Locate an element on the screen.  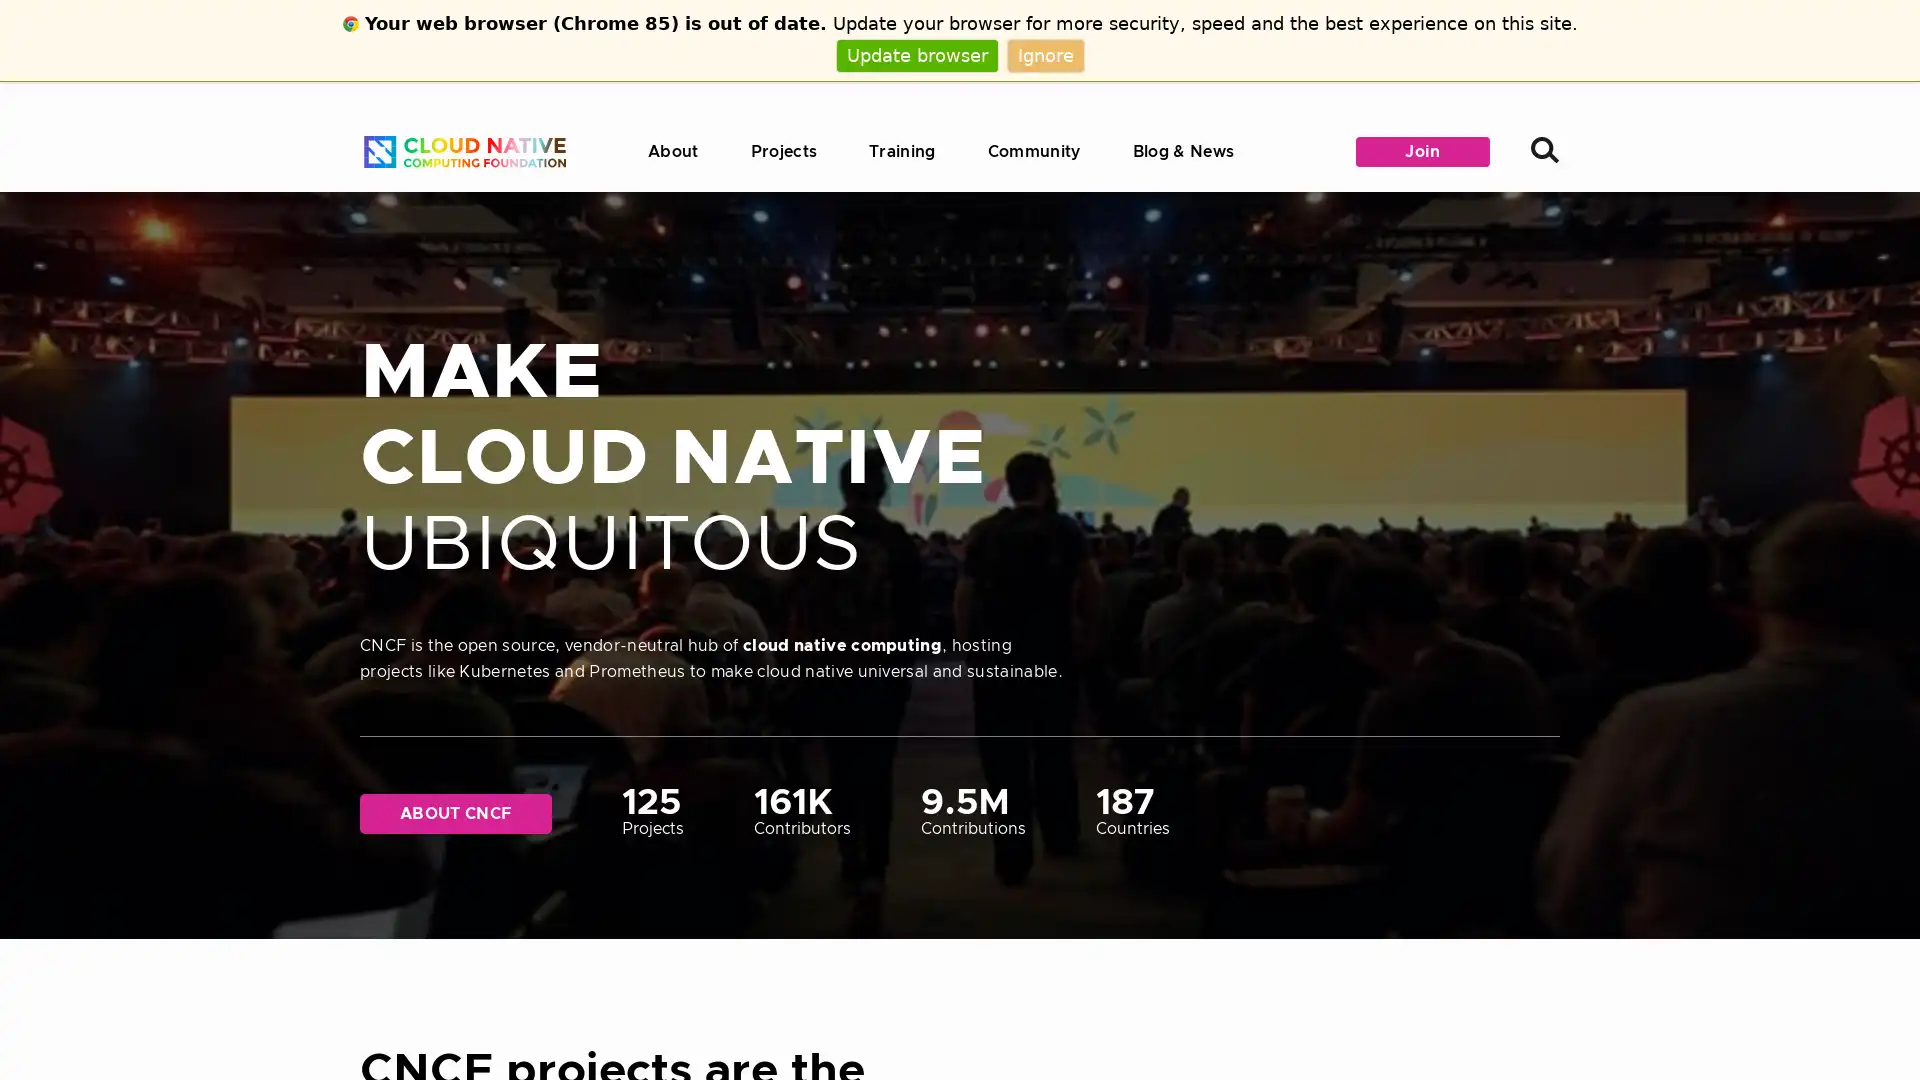
Ignore is located at coordinates (1044, 54).